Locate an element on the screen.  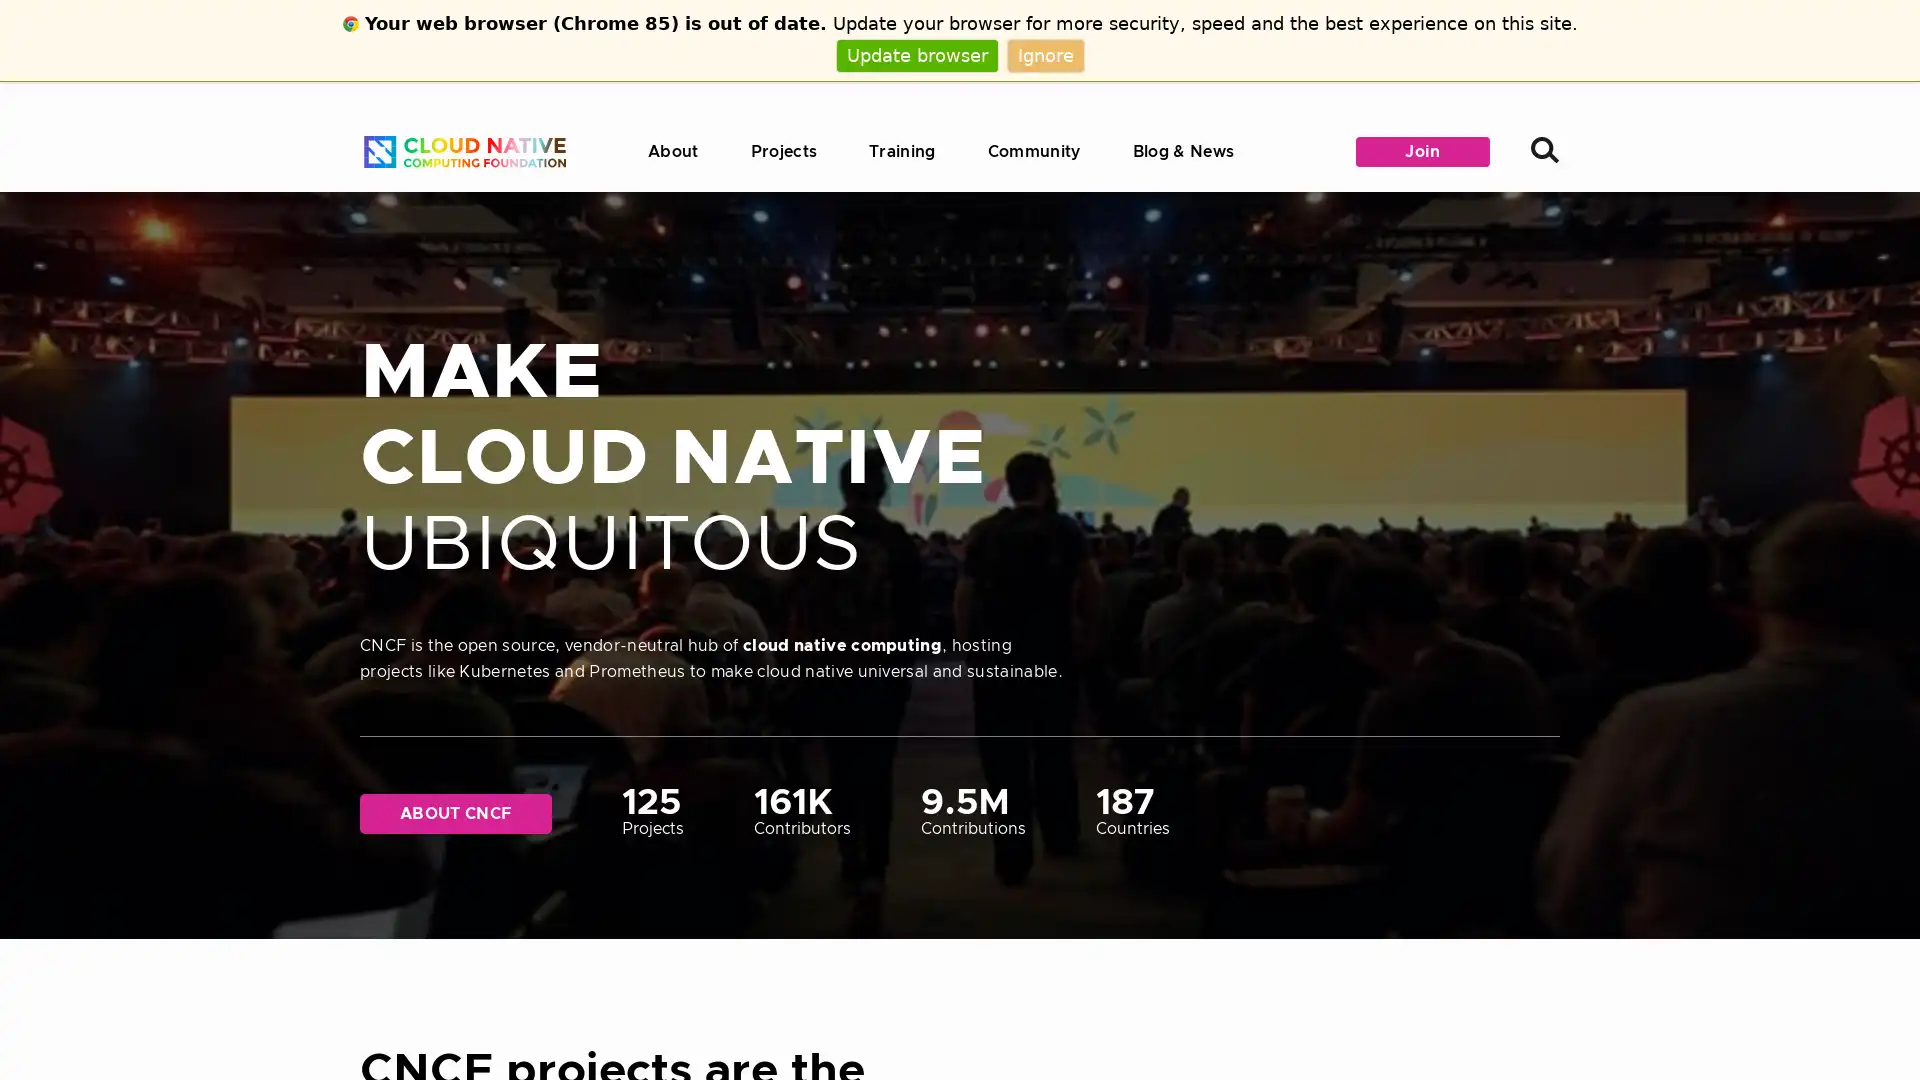
Ignore is located at coordinates (1044, 54).